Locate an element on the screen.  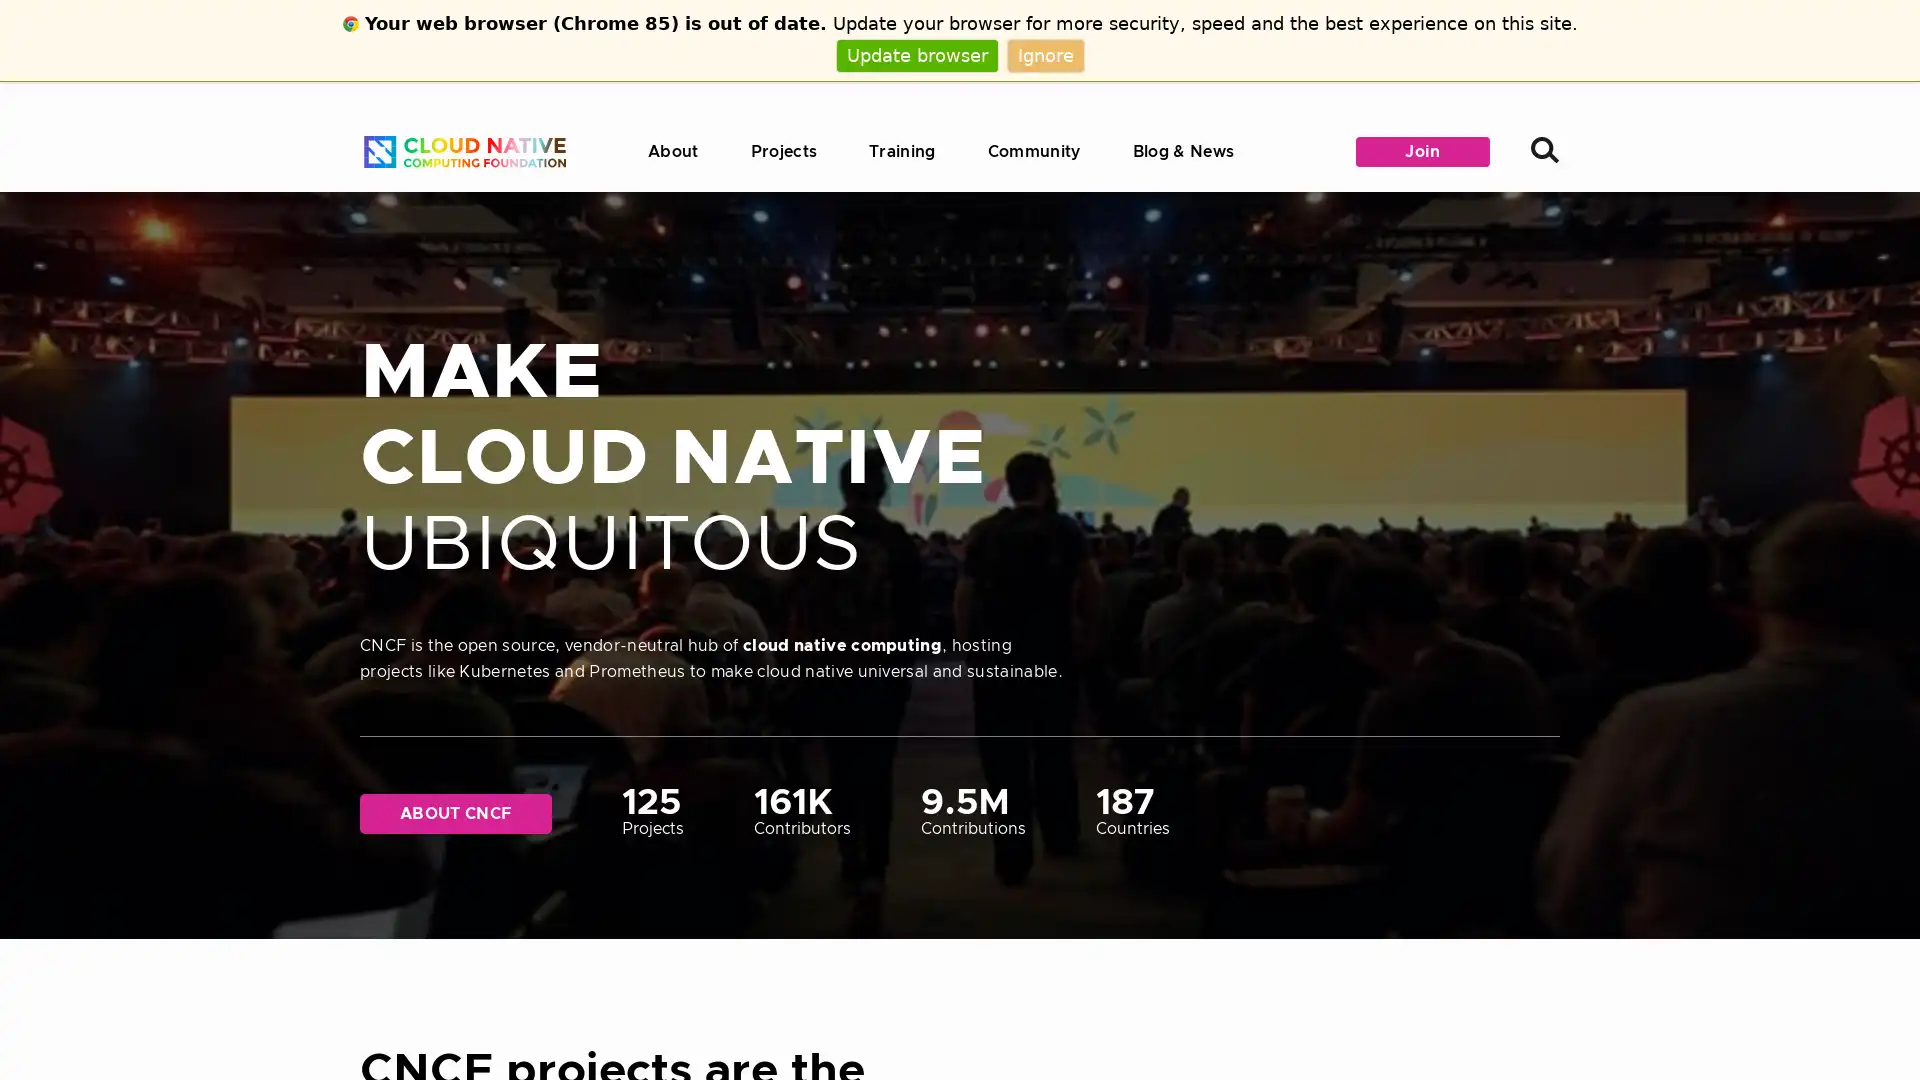
Ignore is located at coordinates (1044, 54).